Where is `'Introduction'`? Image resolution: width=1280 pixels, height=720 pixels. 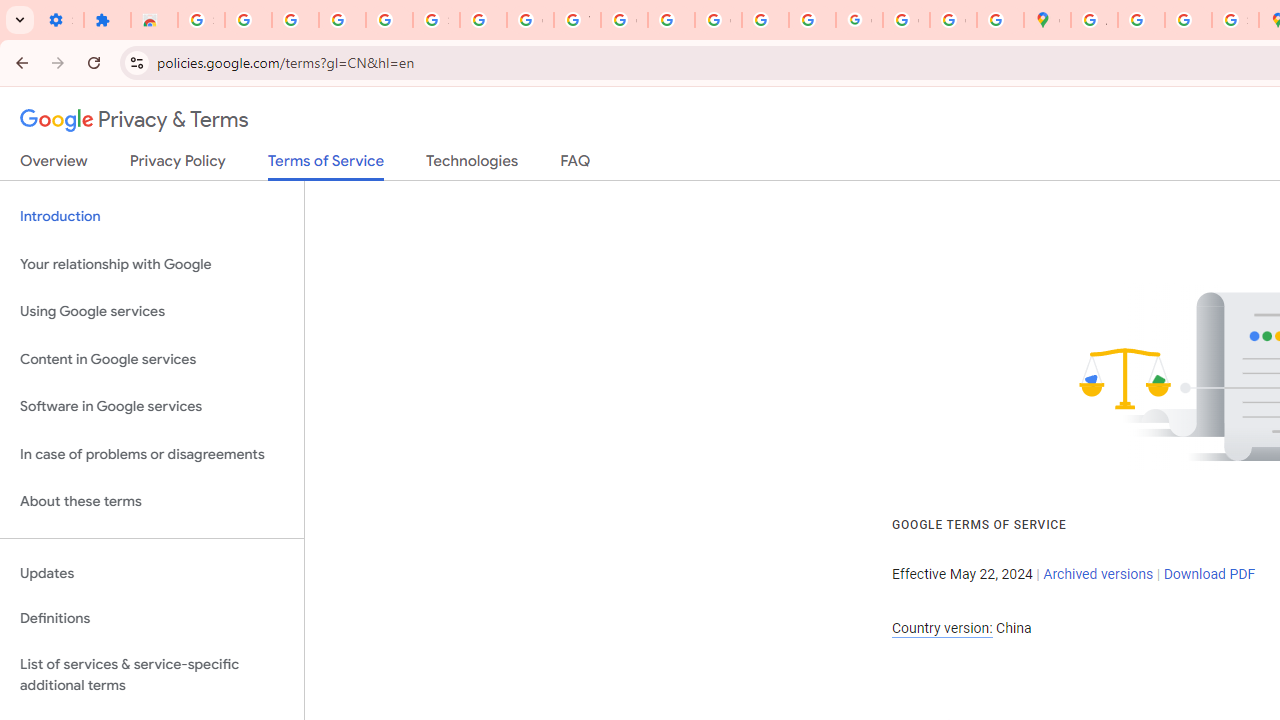
'Introduction' is located at coordinates (151, 217).